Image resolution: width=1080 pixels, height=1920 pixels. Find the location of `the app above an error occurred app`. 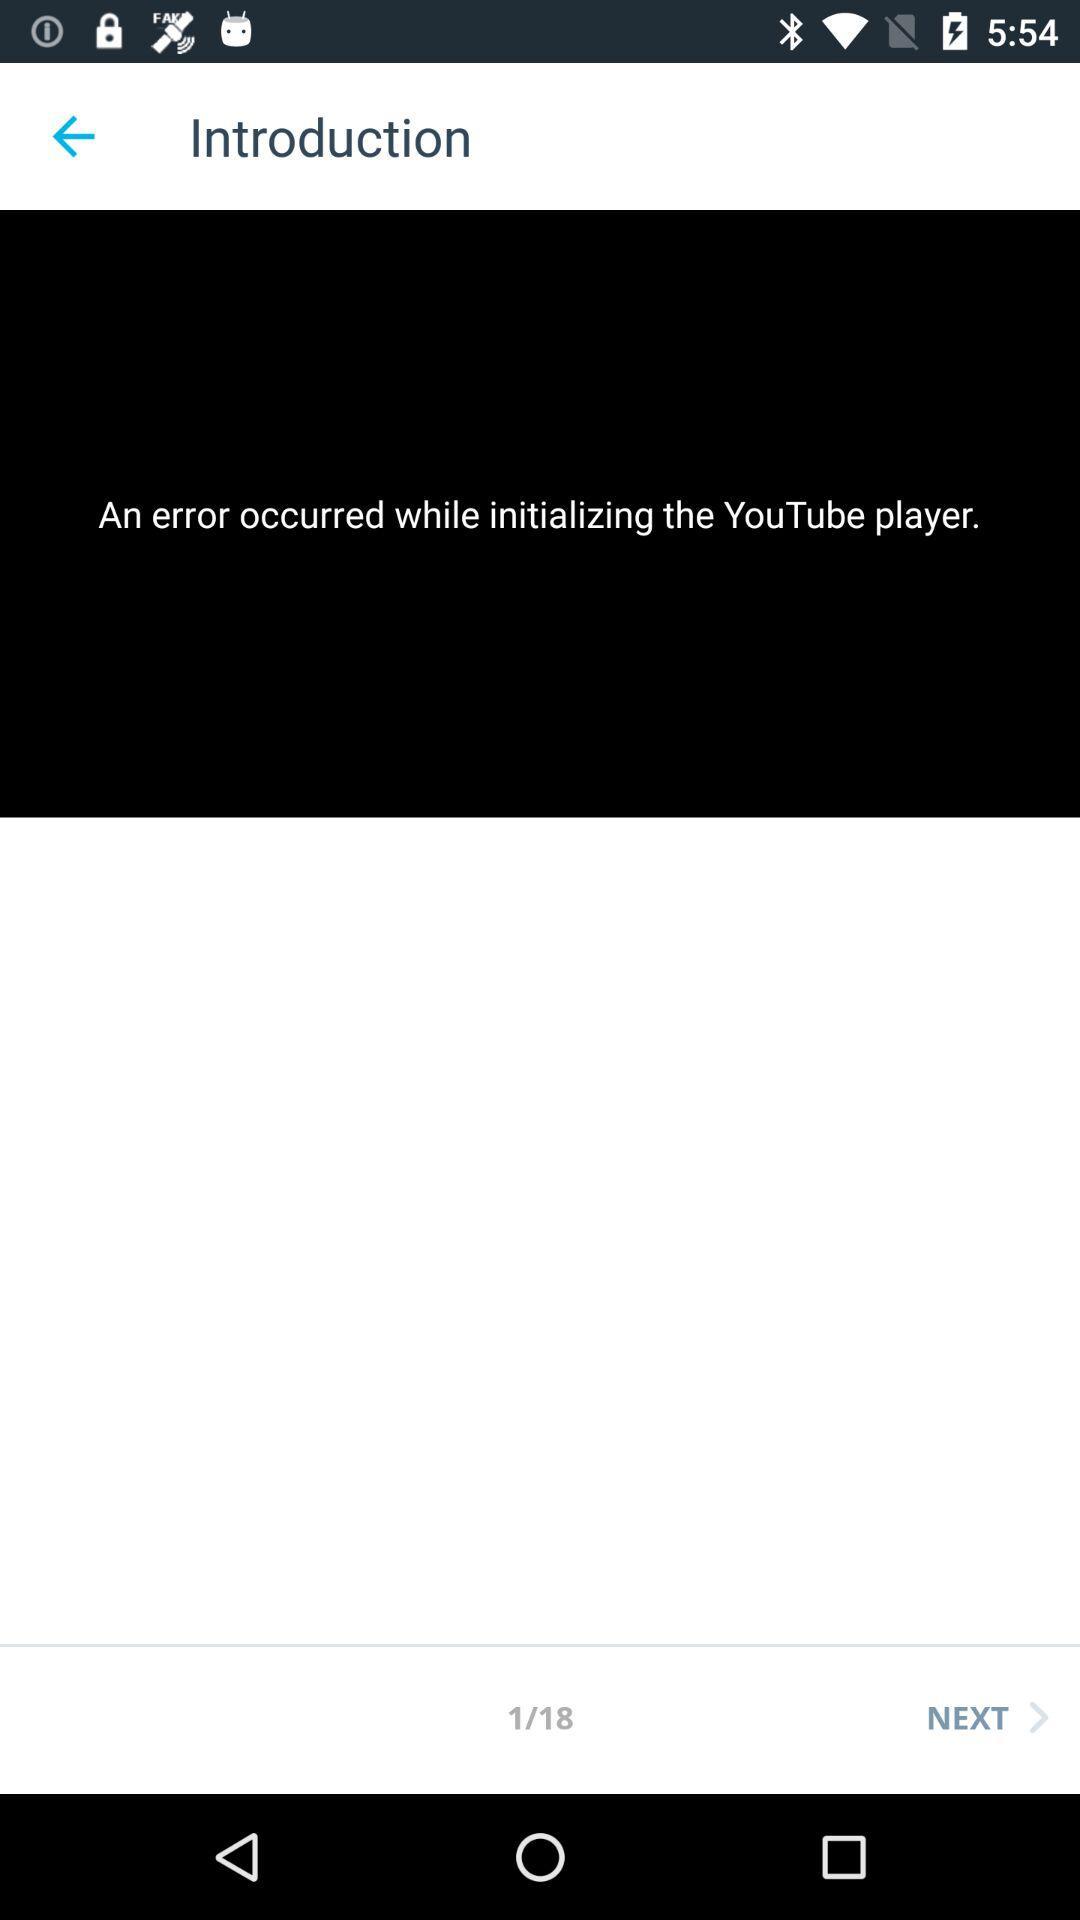

the app above an error occurred app is located at coordinates (72, 135).